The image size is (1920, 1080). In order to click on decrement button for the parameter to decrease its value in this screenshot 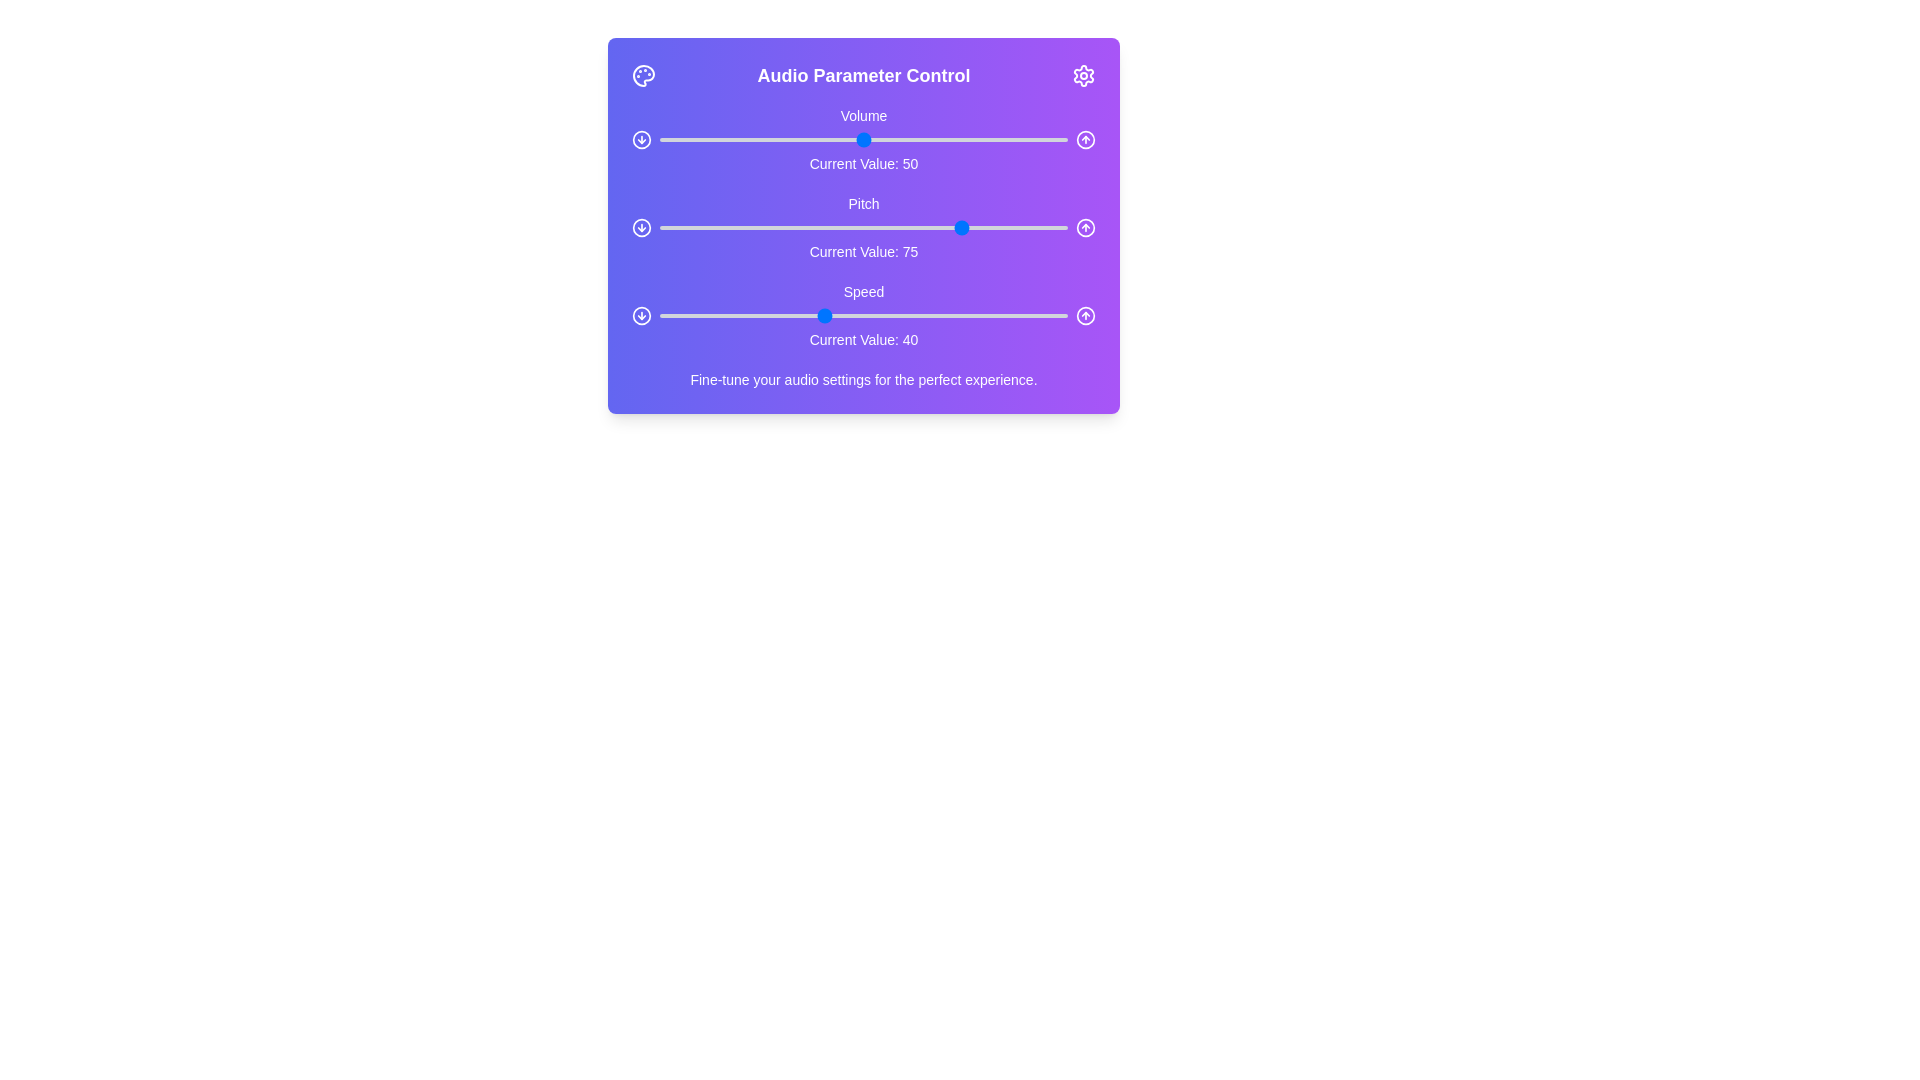, I will do `click(642, 138)`.